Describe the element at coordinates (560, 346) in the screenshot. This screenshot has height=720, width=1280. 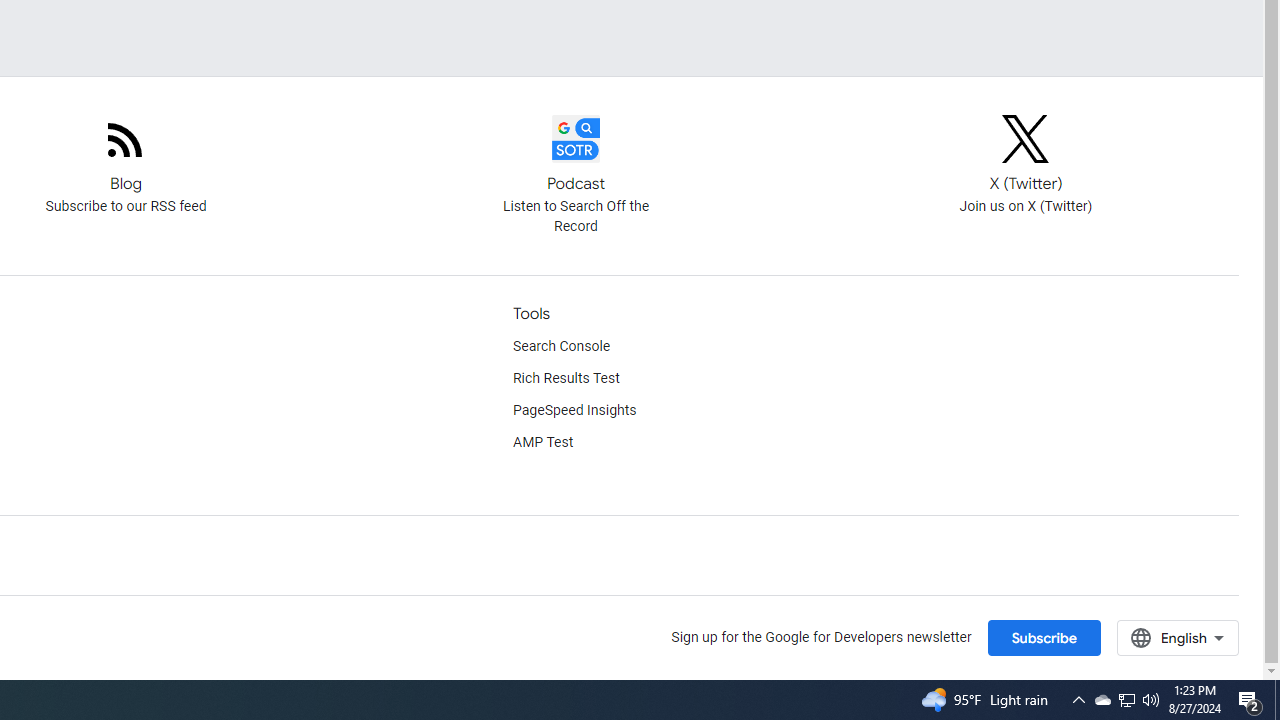
I see `'Search Console'` at that location.